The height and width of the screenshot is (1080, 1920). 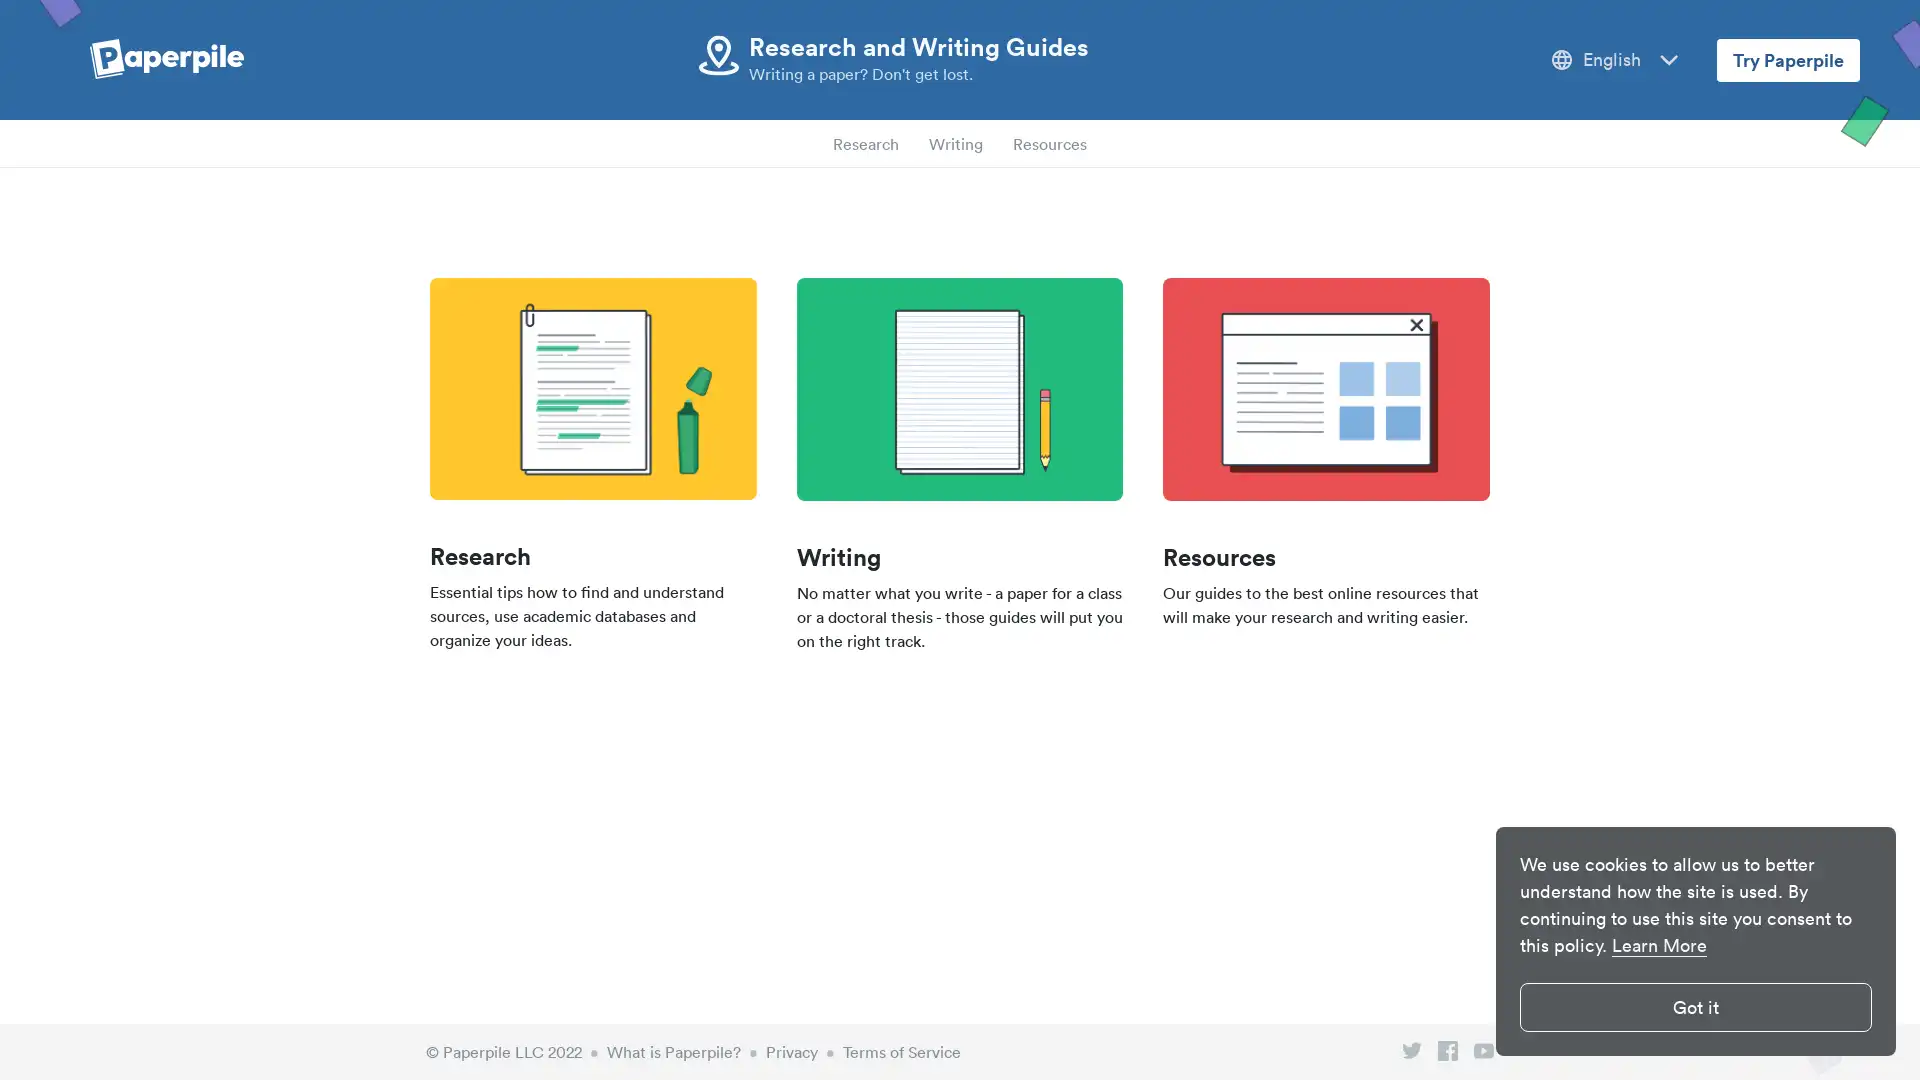 I want to click on English, so click(x=1615, y=59).